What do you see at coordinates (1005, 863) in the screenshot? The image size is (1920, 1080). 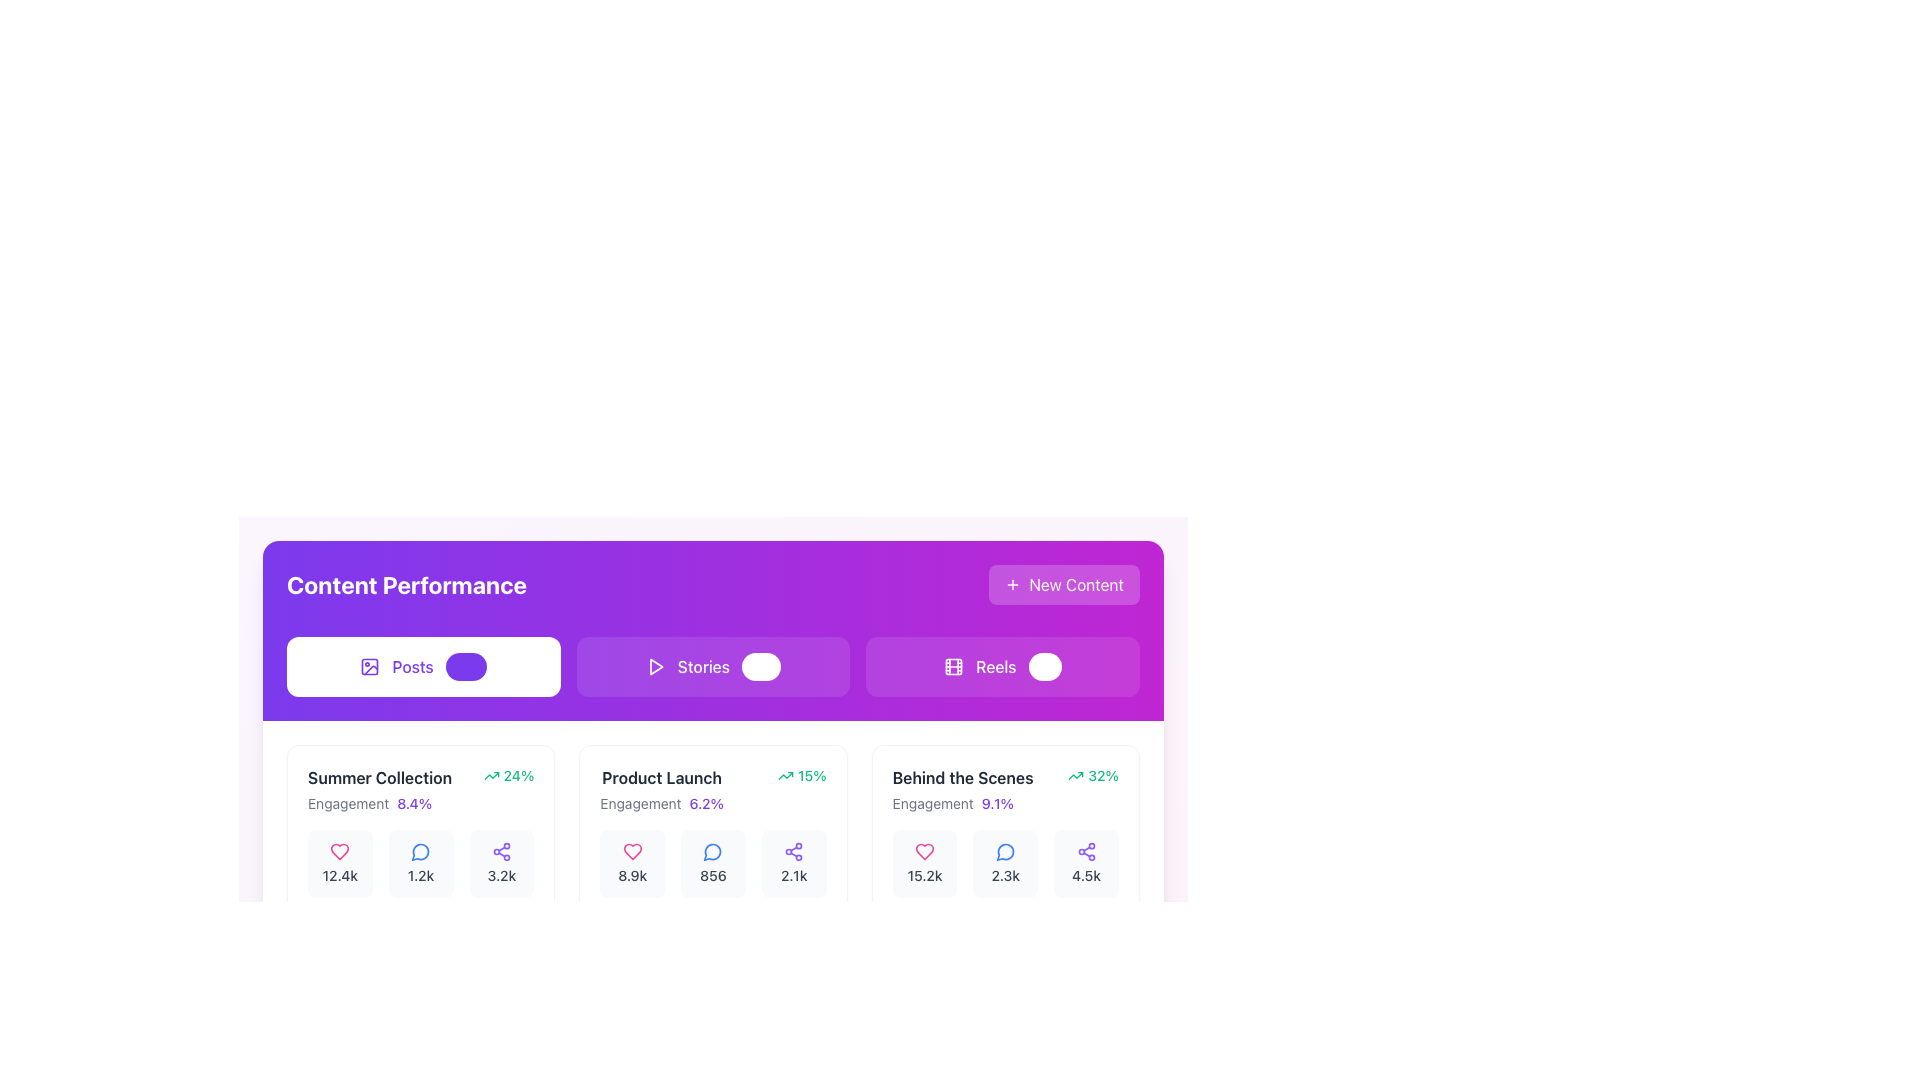 I see `the clickable card element displaying a blue speech bubble icon and '2.3k' text, located in the 'Behind the Scenes' section, third card from the left` at bounding box center [1005, 863].